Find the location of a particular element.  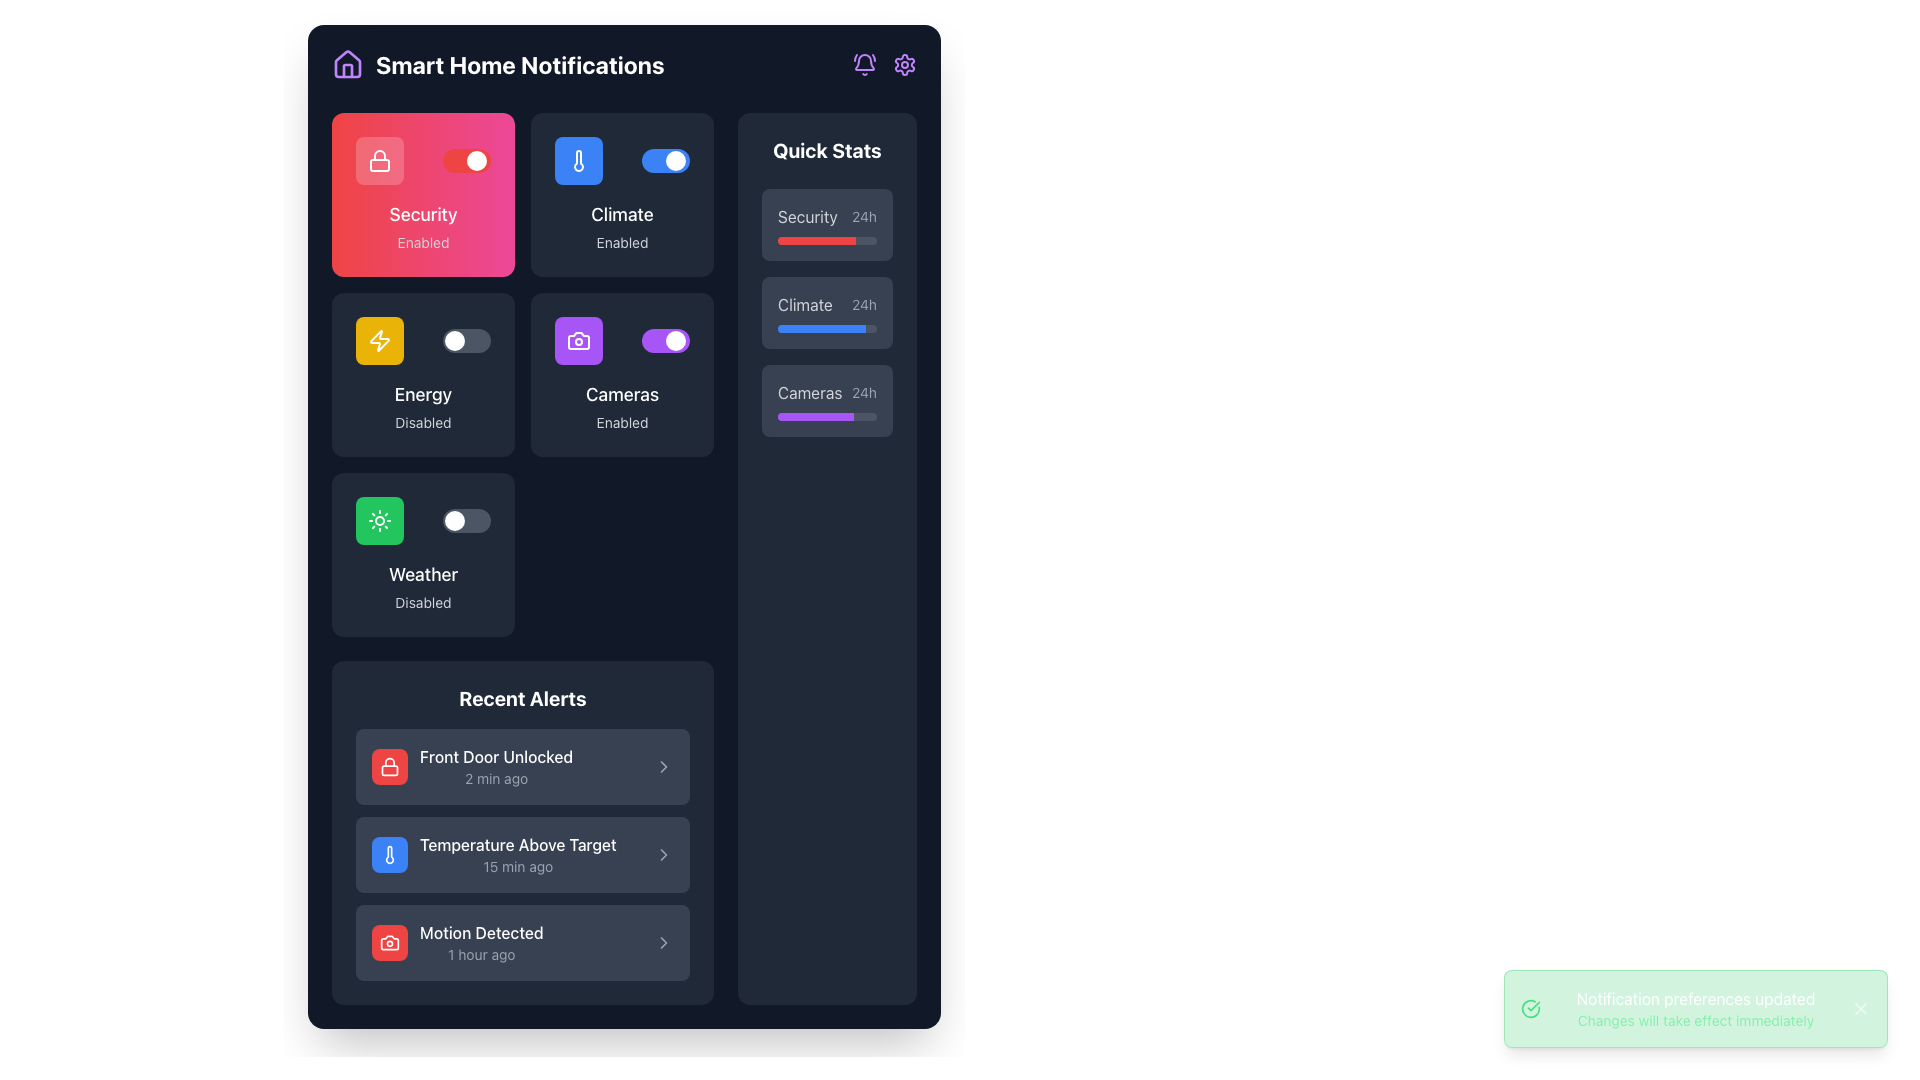

the text label that reads 'Weather', which is displayed in medium white font on a dark background, centered below the green toggle button icon with a sun symbol is located at coordinates (422, 574).